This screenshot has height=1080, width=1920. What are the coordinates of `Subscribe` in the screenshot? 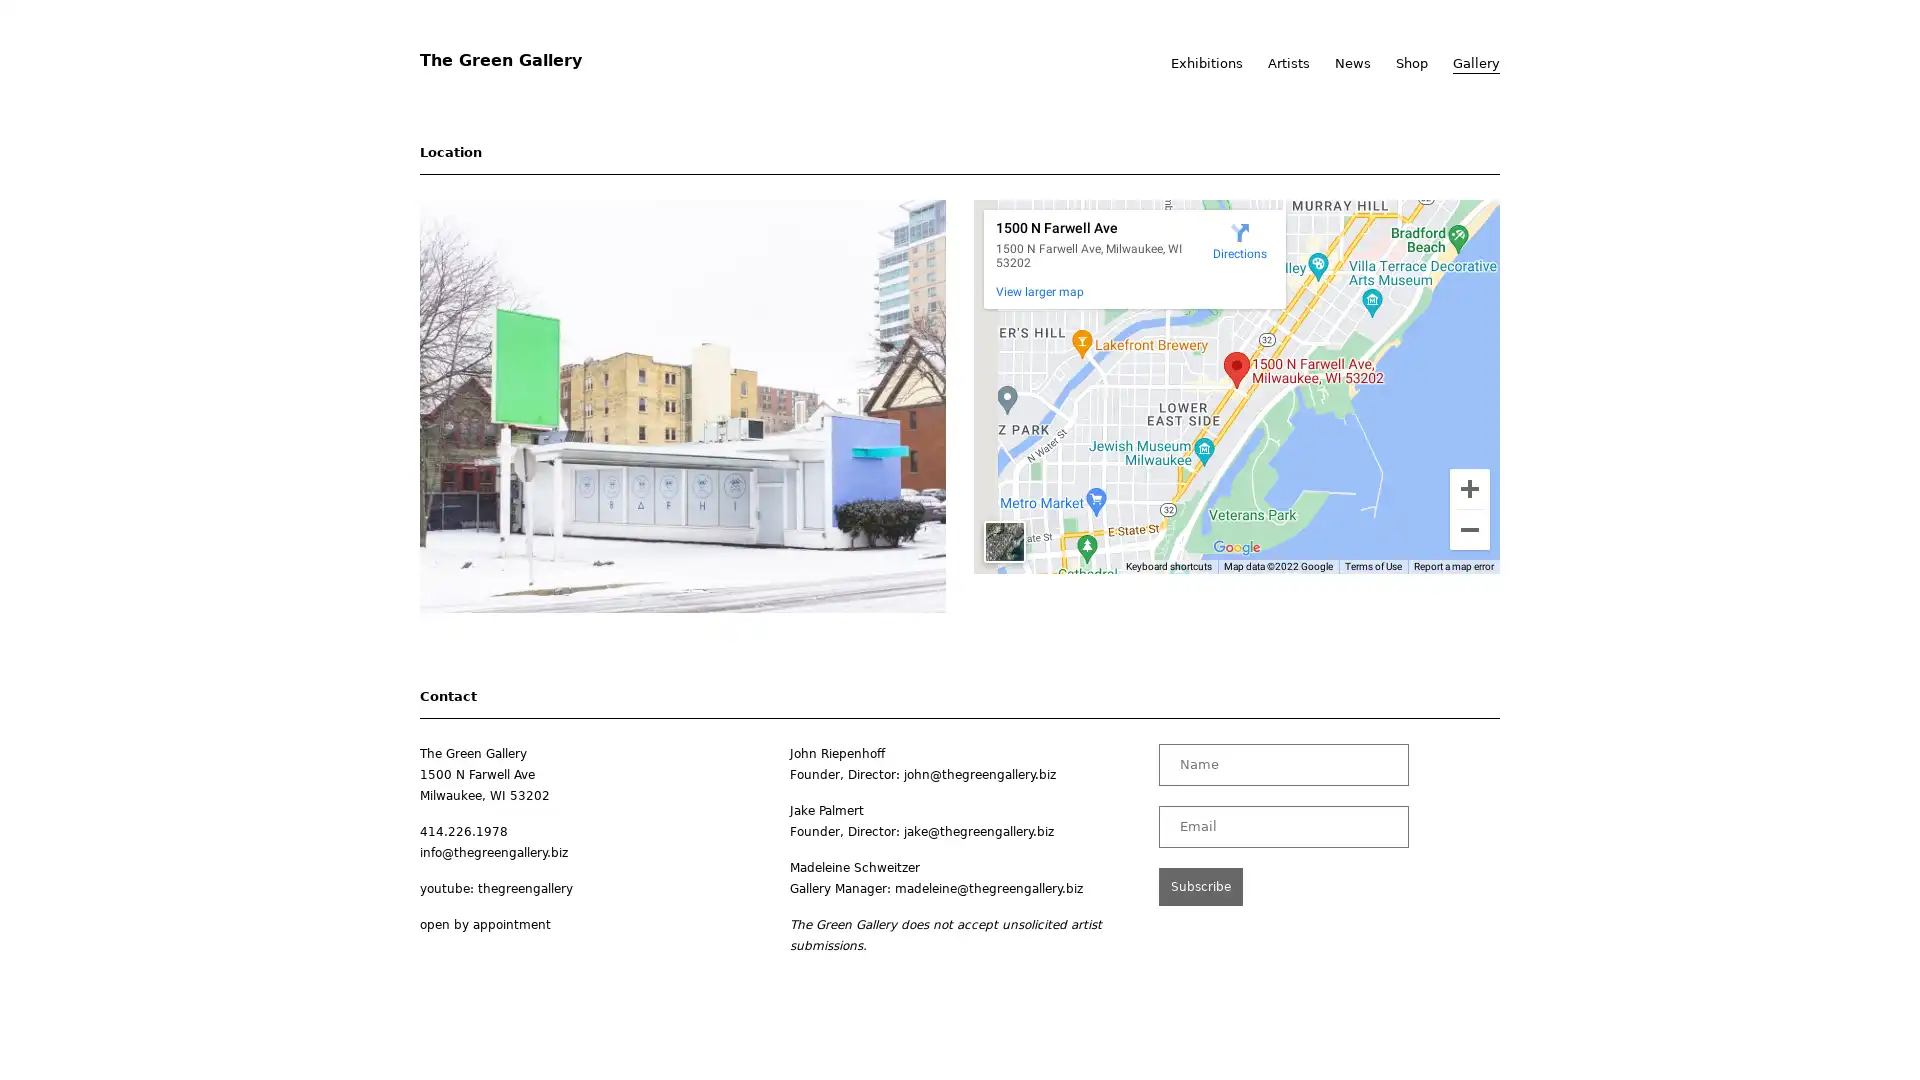 It's located at (1200, 885).